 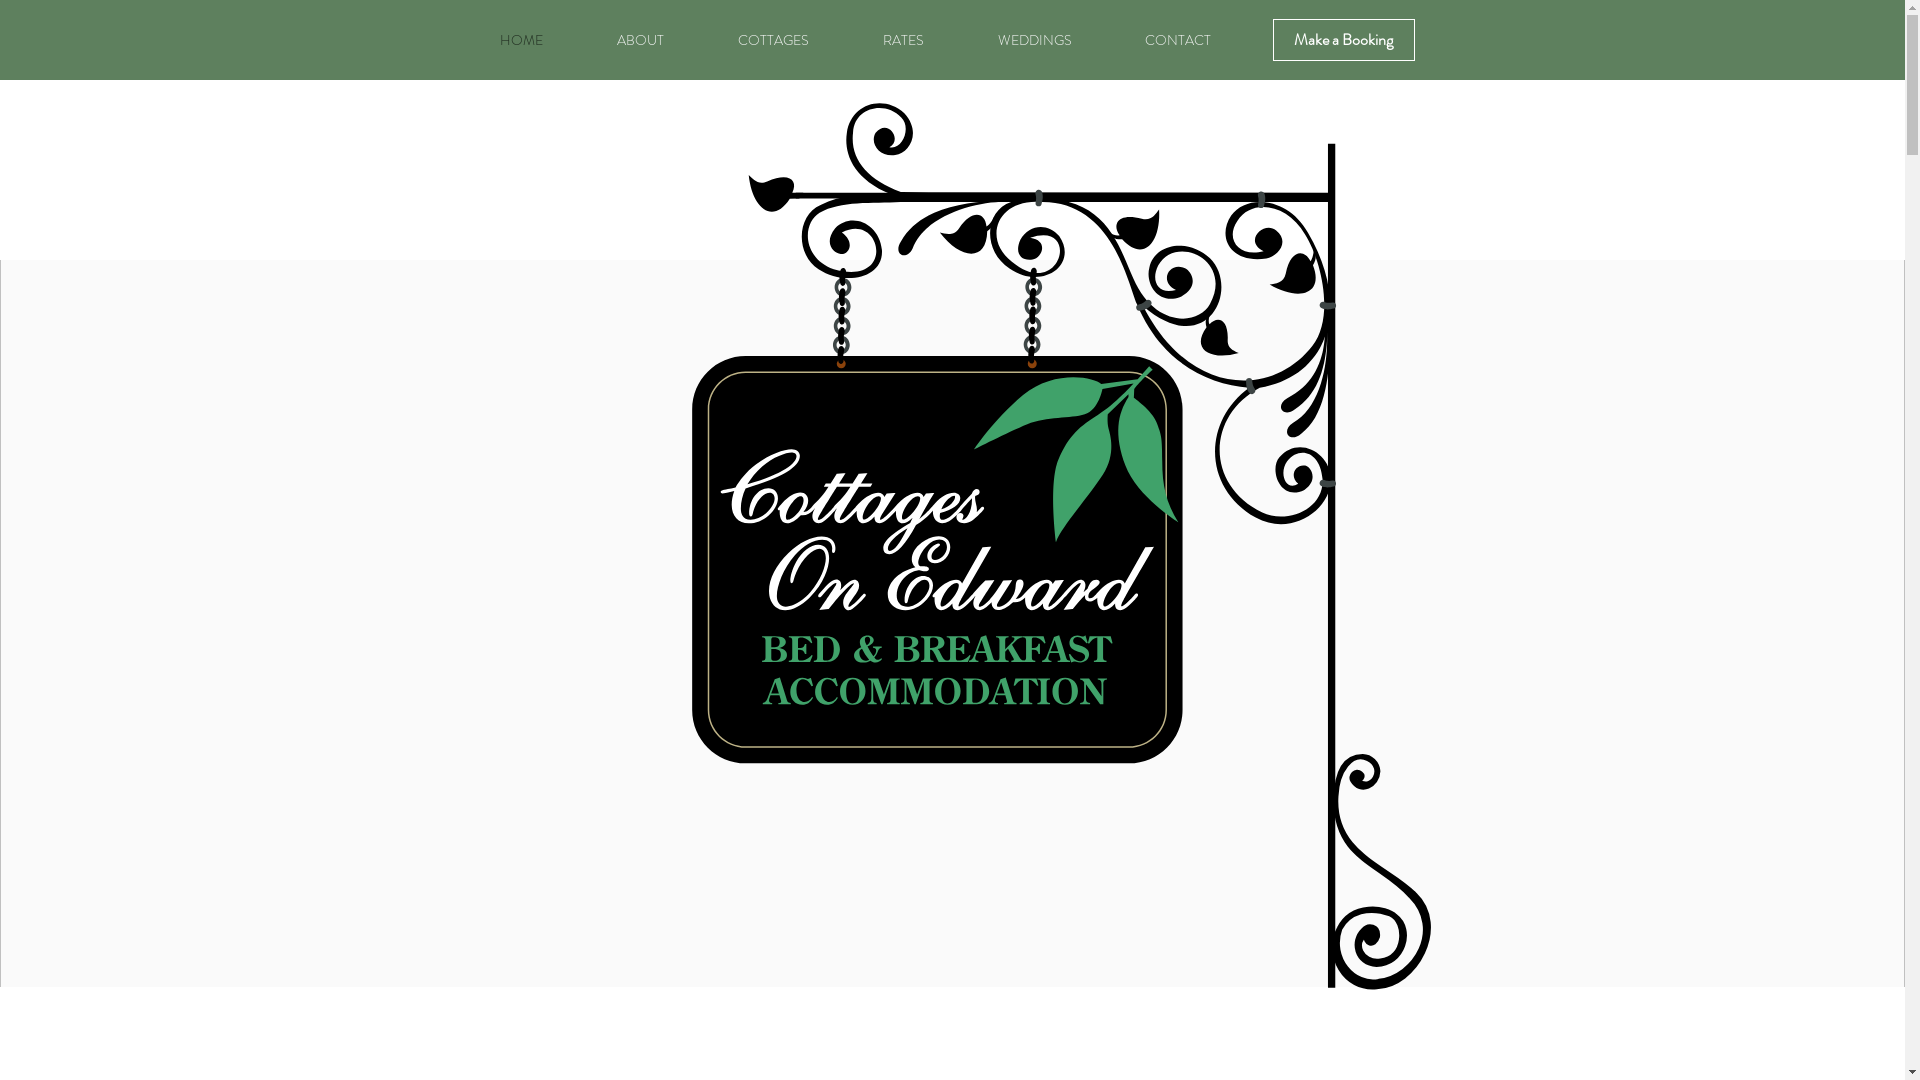 I want to click on 'Make a Booking', so click(x=1271, y=39).